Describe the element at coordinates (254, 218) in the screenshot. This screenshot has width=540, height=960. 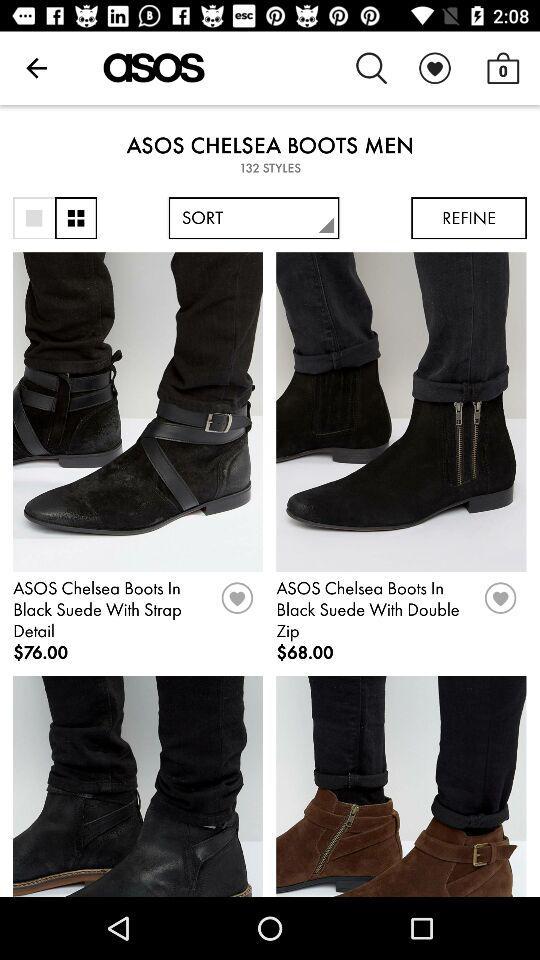
I see `the sort icon` at that location.